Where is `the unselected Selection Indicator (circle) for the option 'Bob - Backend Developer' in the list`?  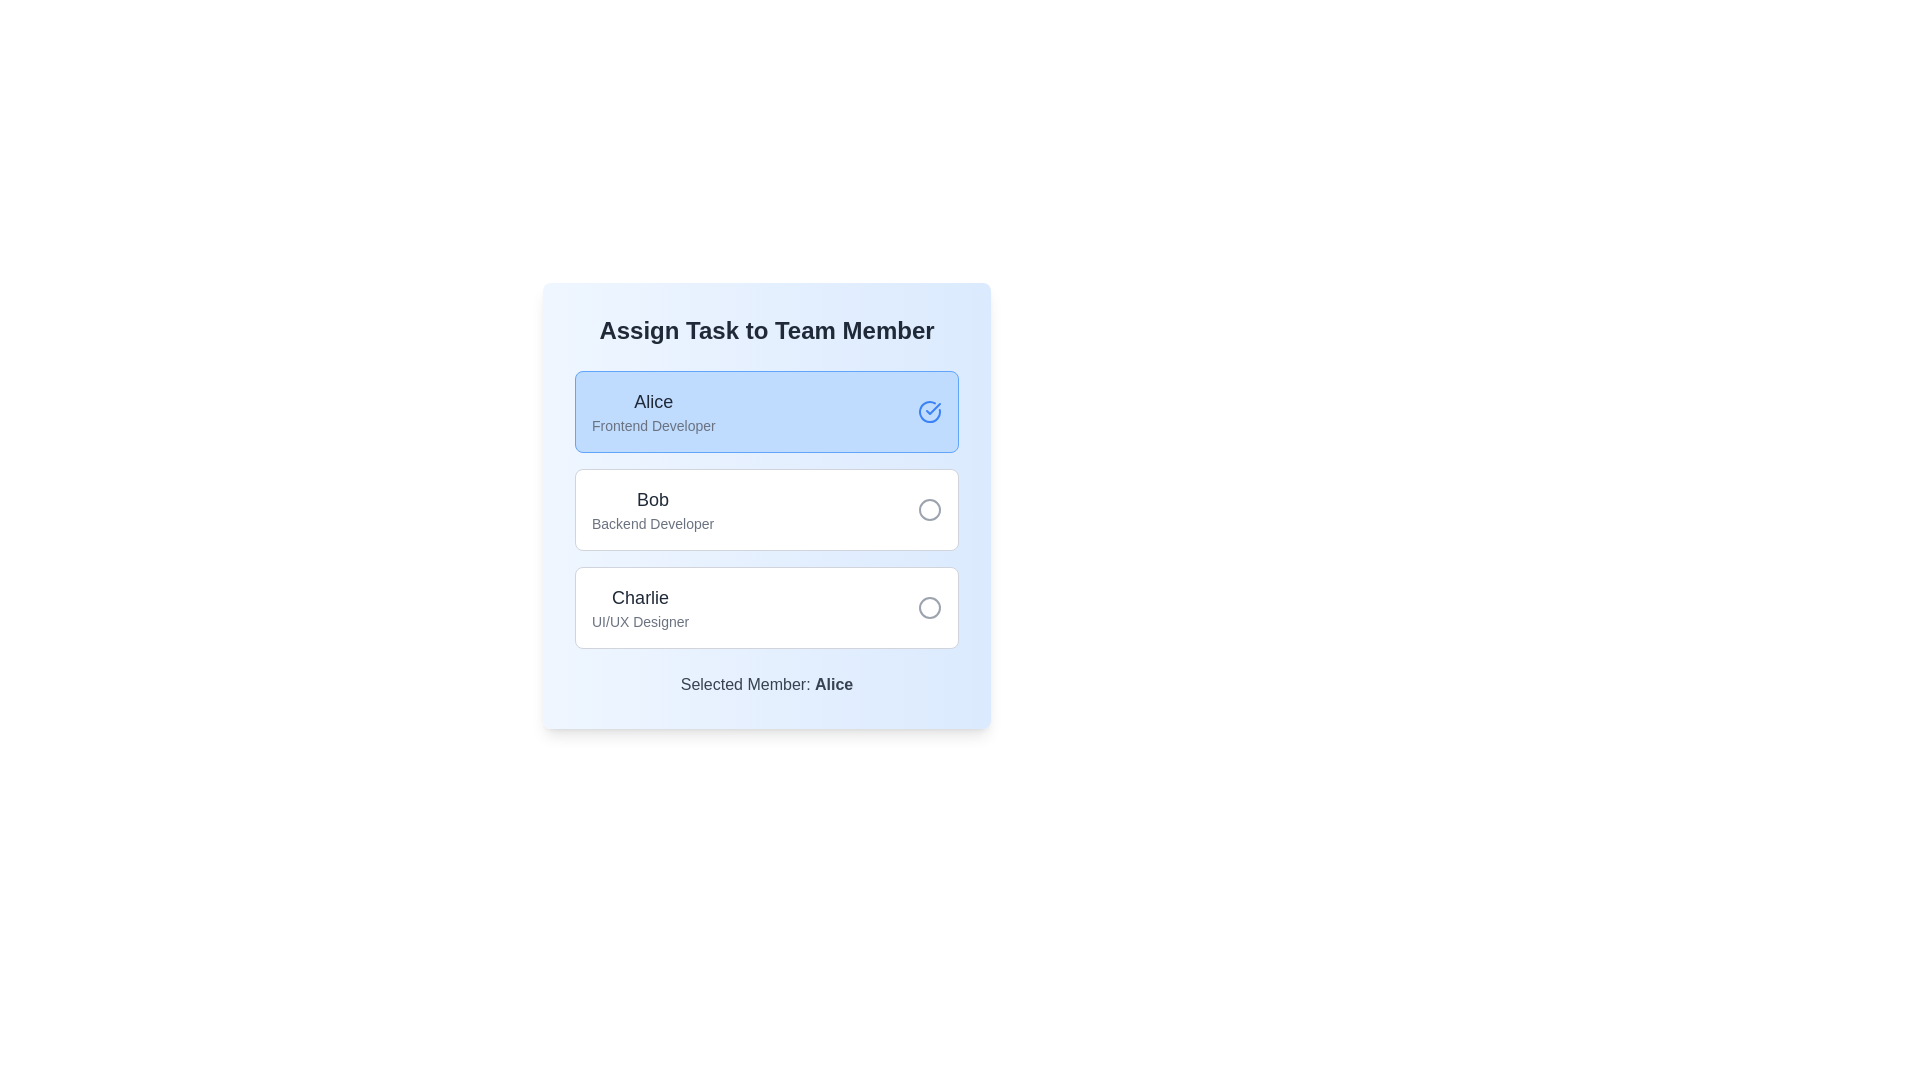 the unselected Selection Indicator (circle) for the option 'Bob - Backend Developer' in the list is located at coordinates (929, 508).